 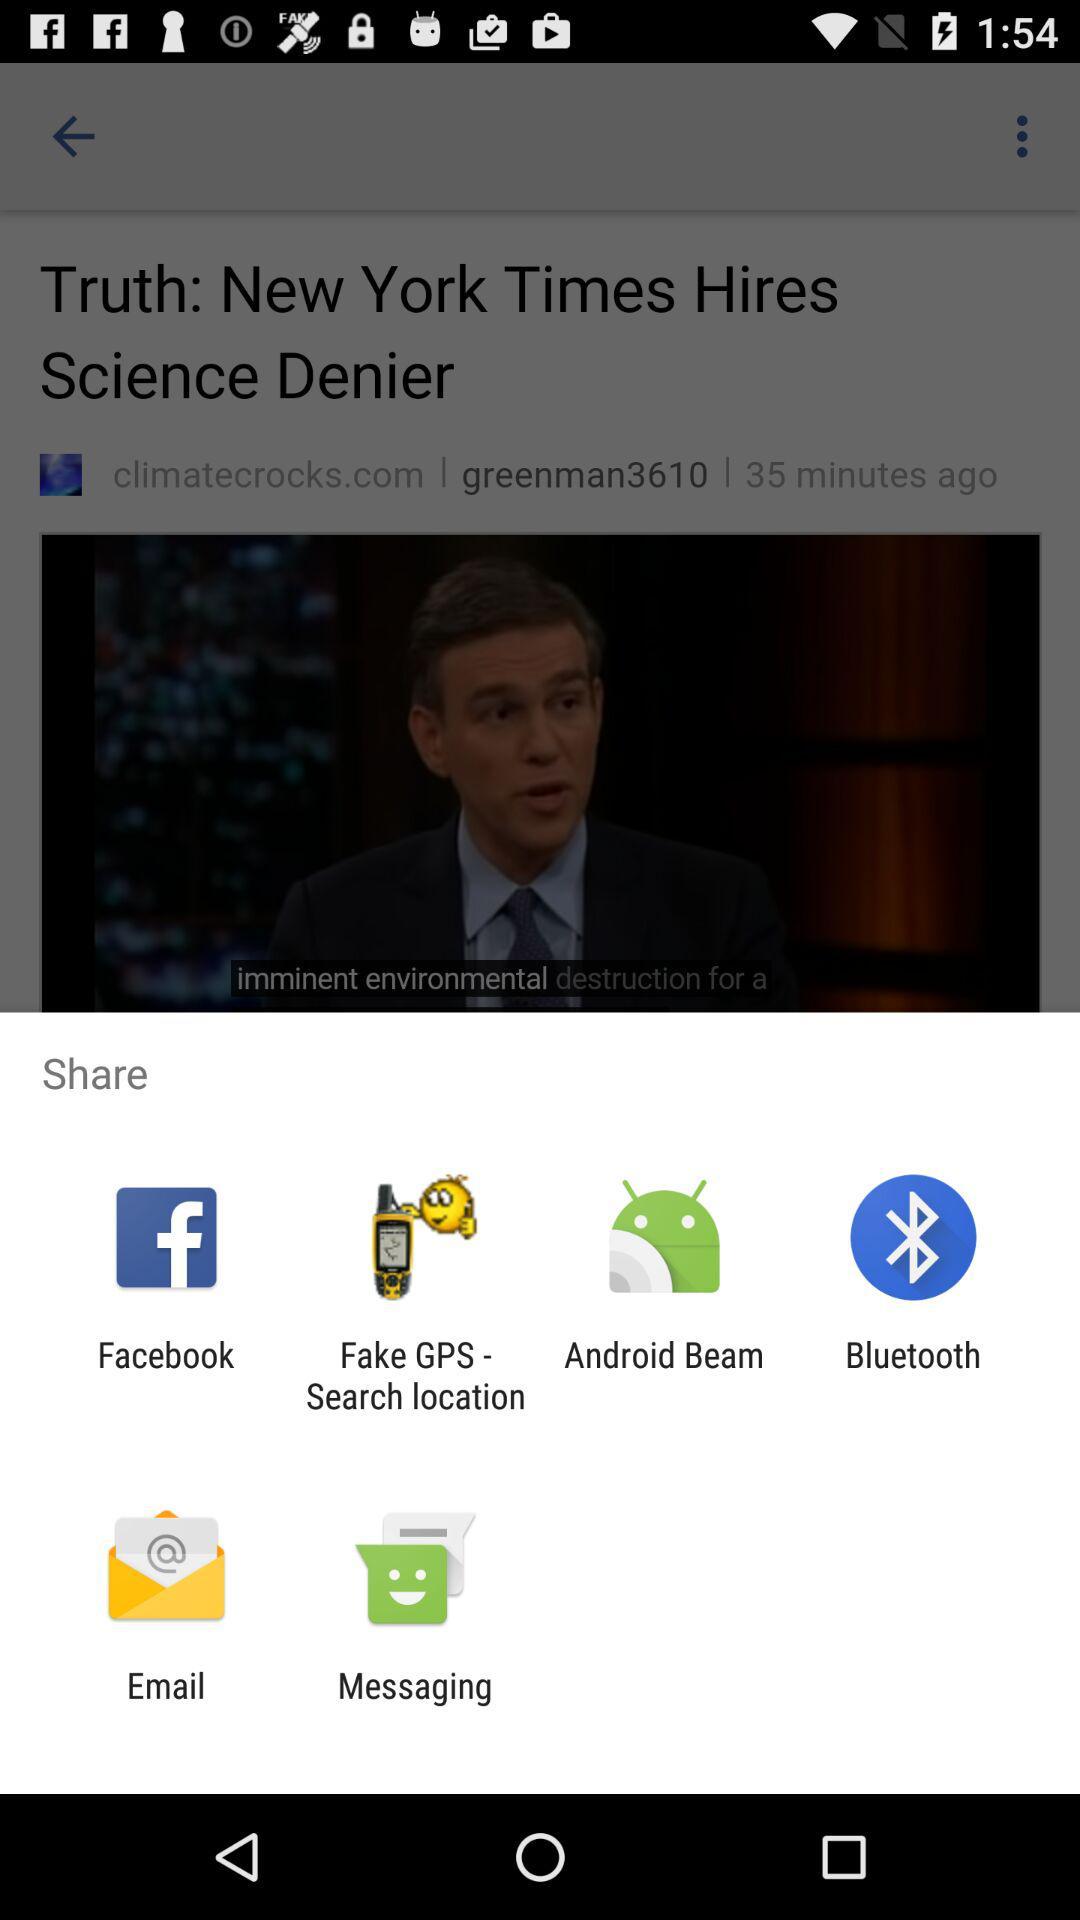 I want to click on the app next to messaging, so click(x=165, y=1705).